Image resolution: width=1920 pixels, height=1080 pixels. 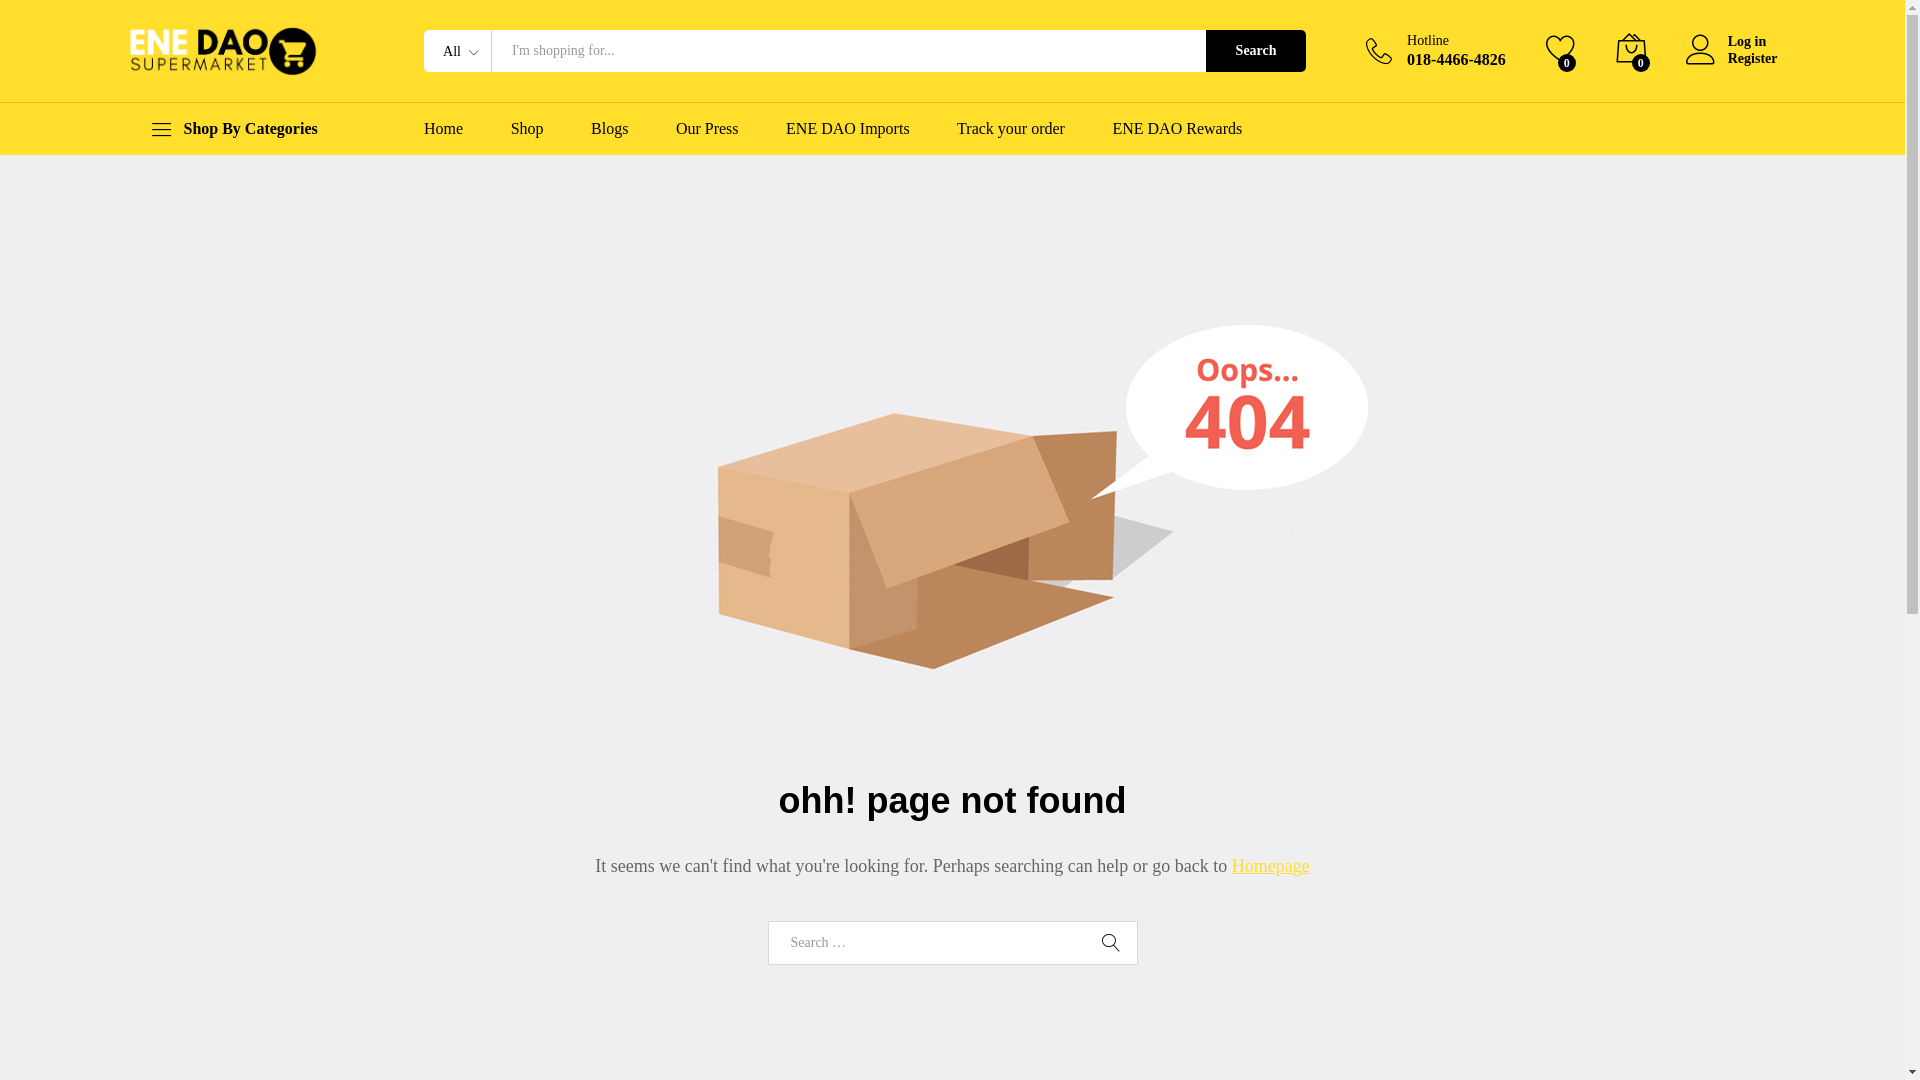 What do you see at coordinates (1731, 58) in the screenshot?
I see `'Register'` at bounding box center [1731, 58].